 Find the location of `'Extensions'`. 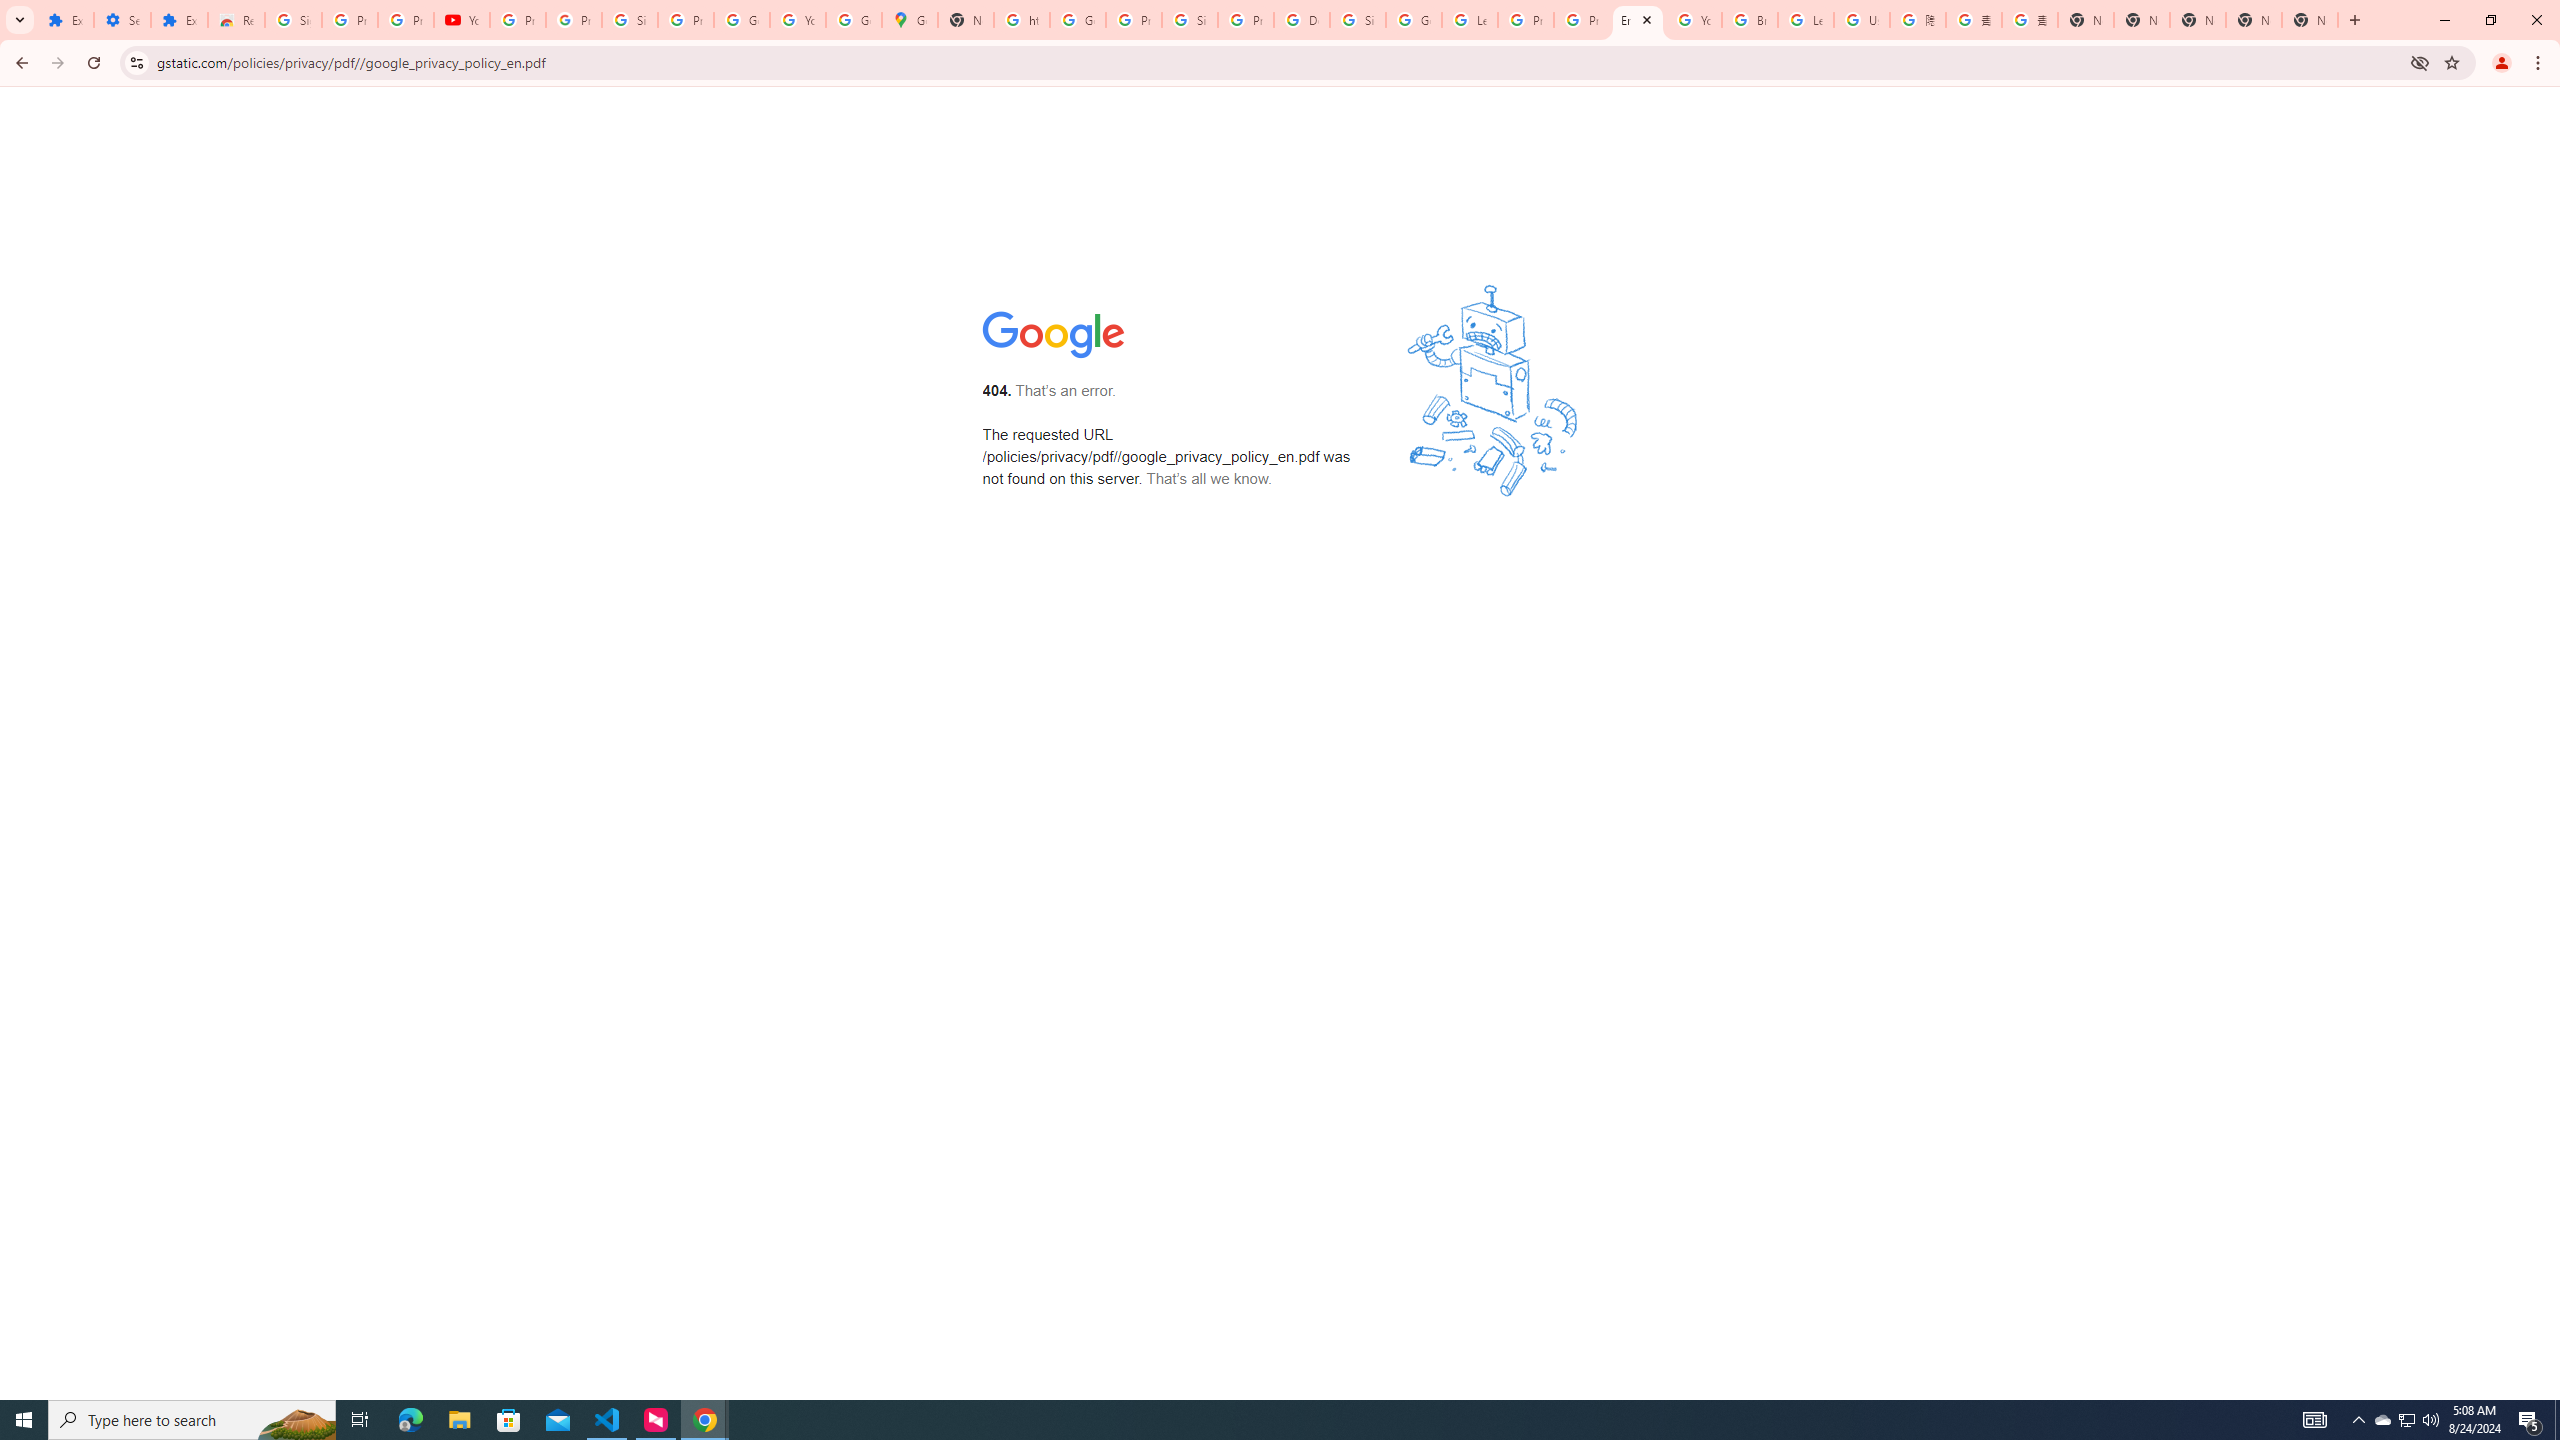

'Extensions' is located at coordinates (65, 19).